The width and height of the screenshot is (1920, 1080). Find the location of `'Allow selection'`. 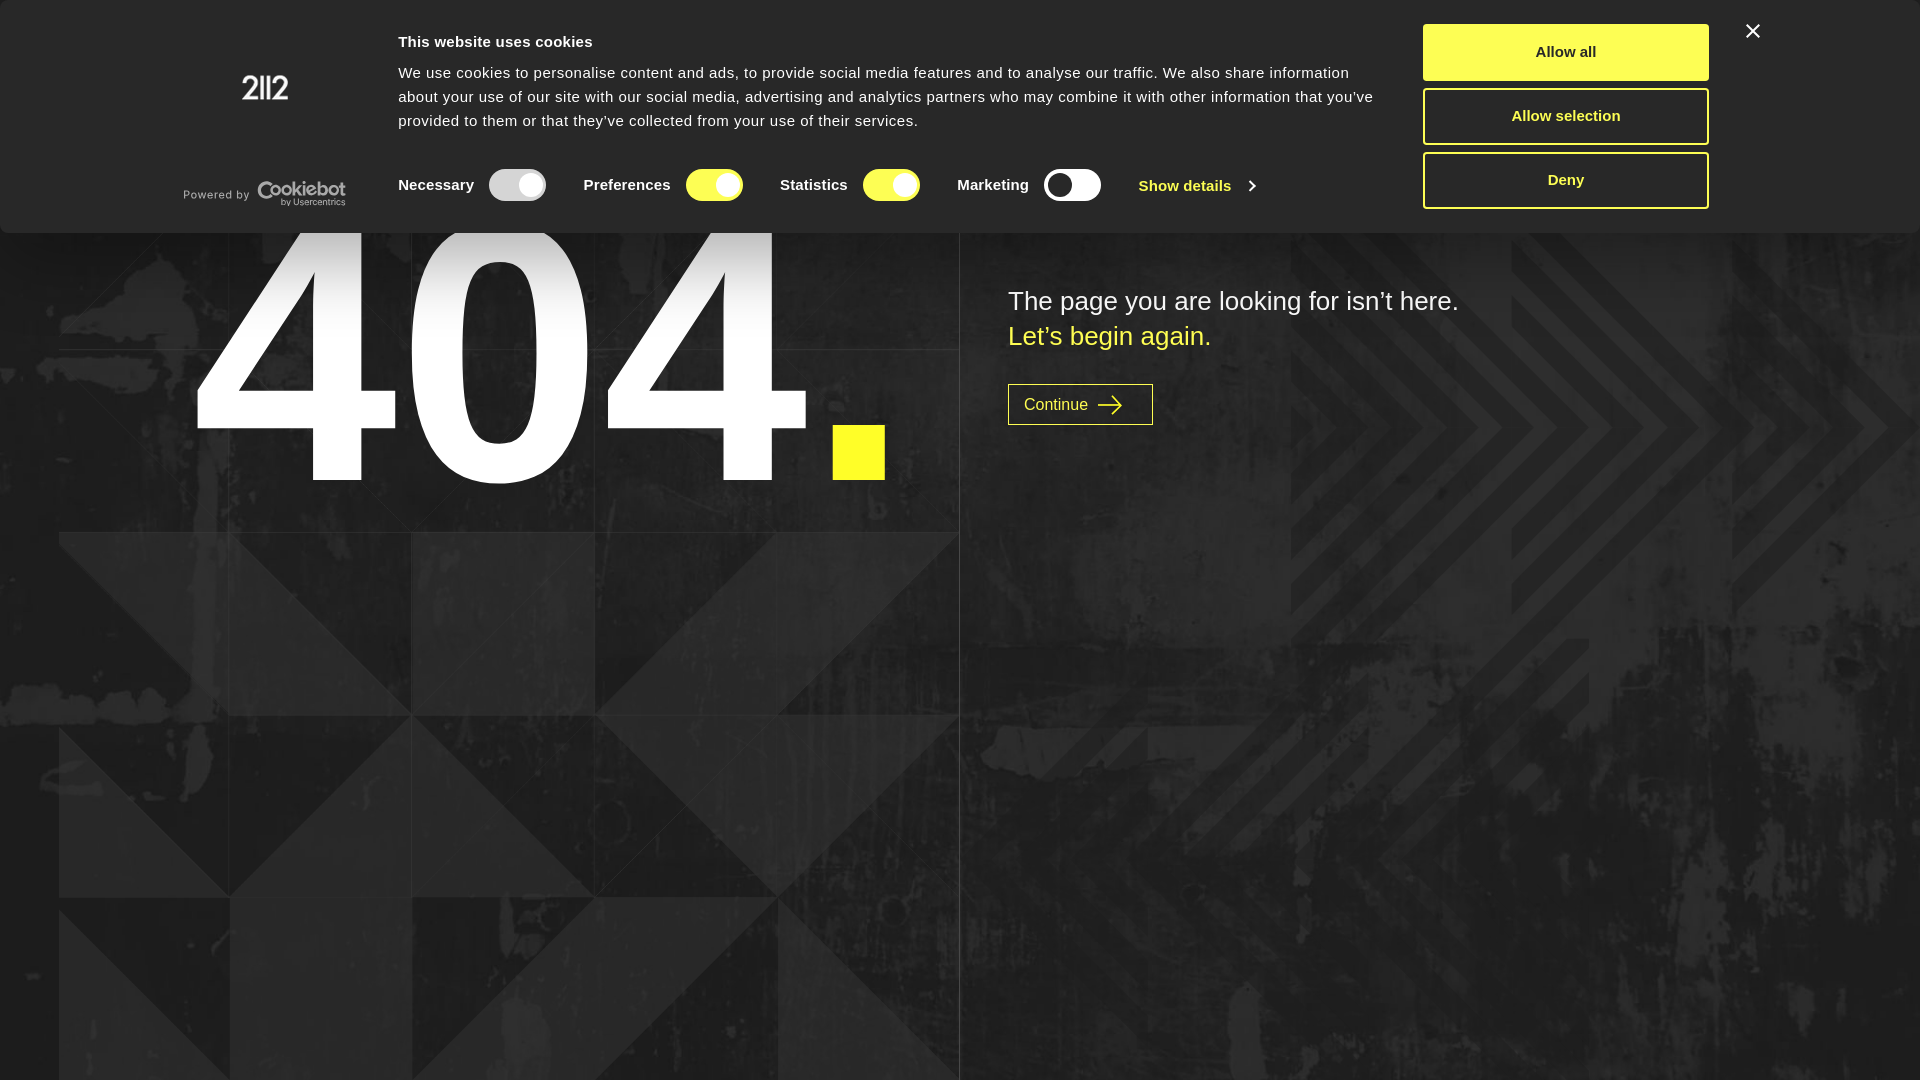

'Allow selection' is located at coordinates (1564, 116).